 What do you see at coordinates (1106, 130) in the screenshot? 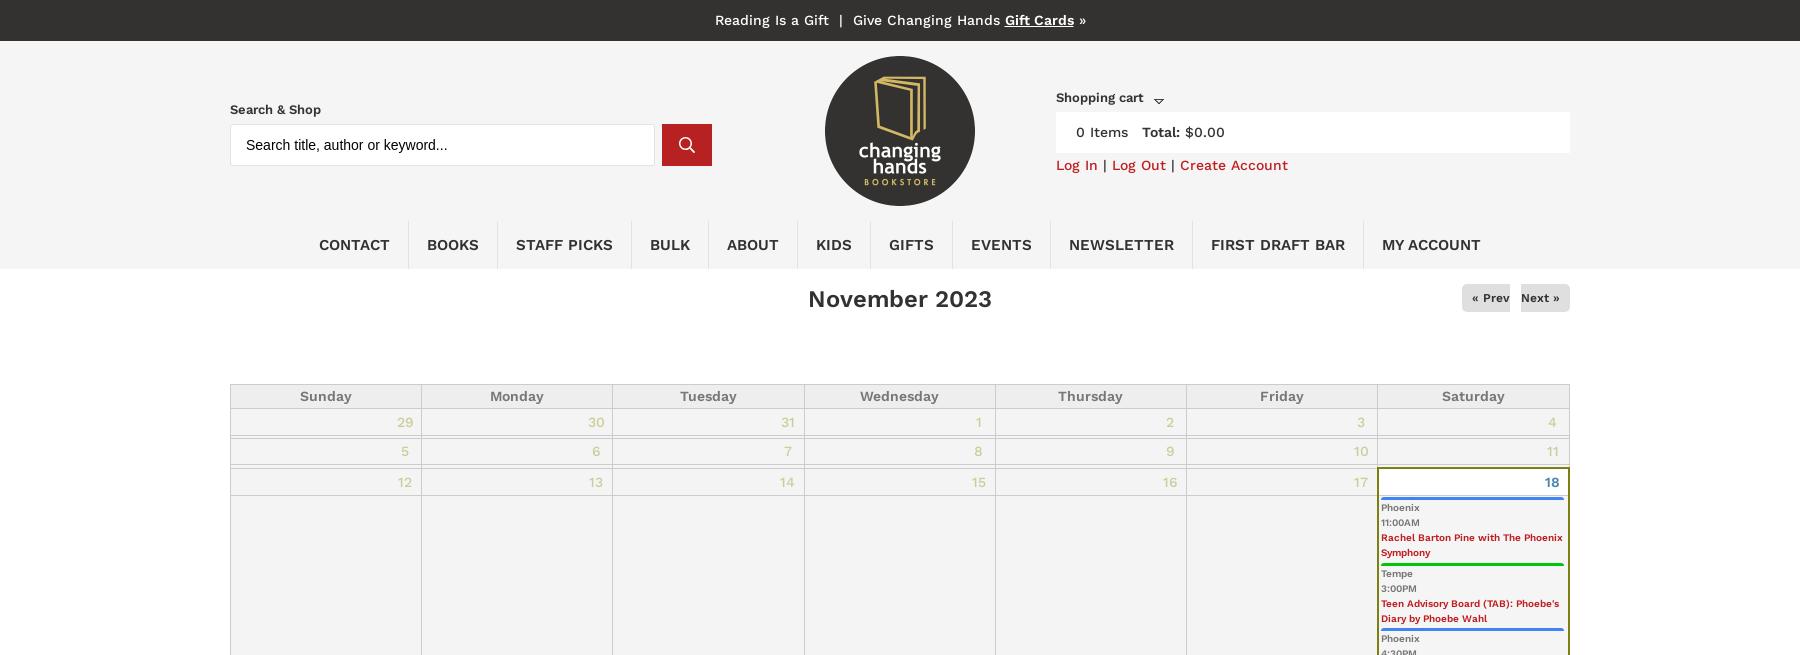
I see `'Items'` at bounding box center [1106, 130].